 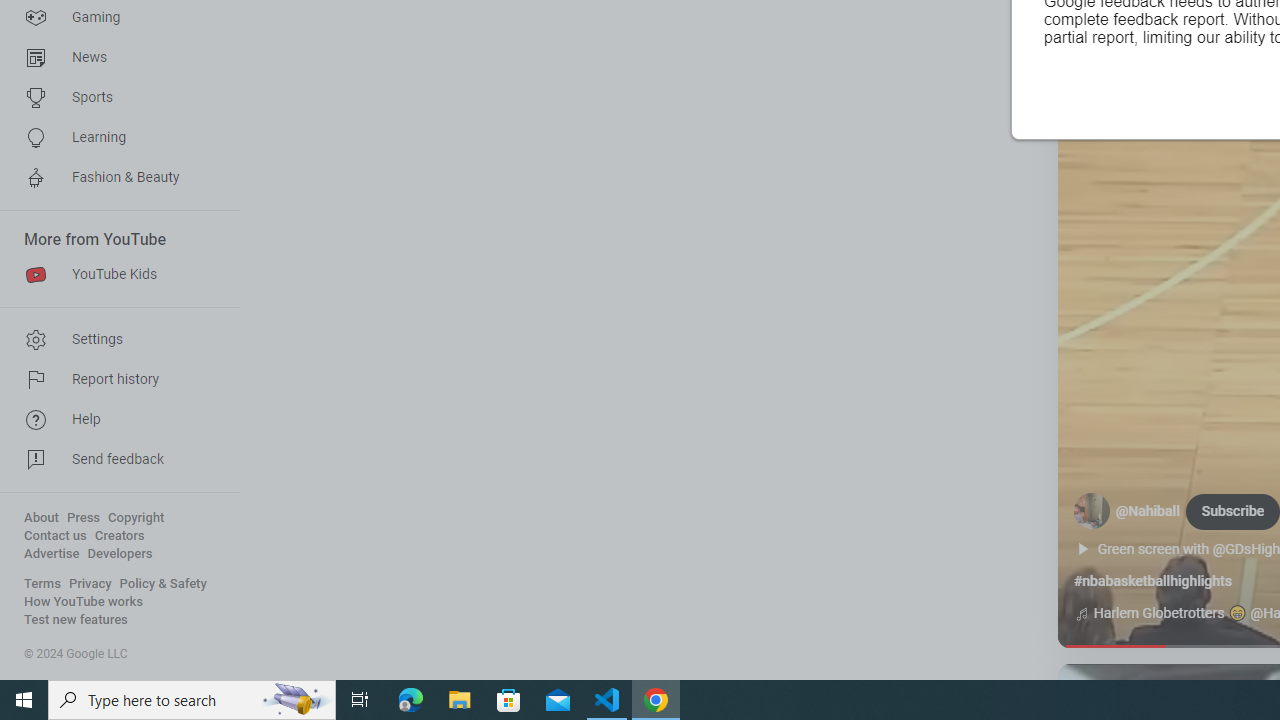 What do you see at coordinates (51, 554) in the screenshot?
I see `'Advertise'` at bounding box center [51, 554].